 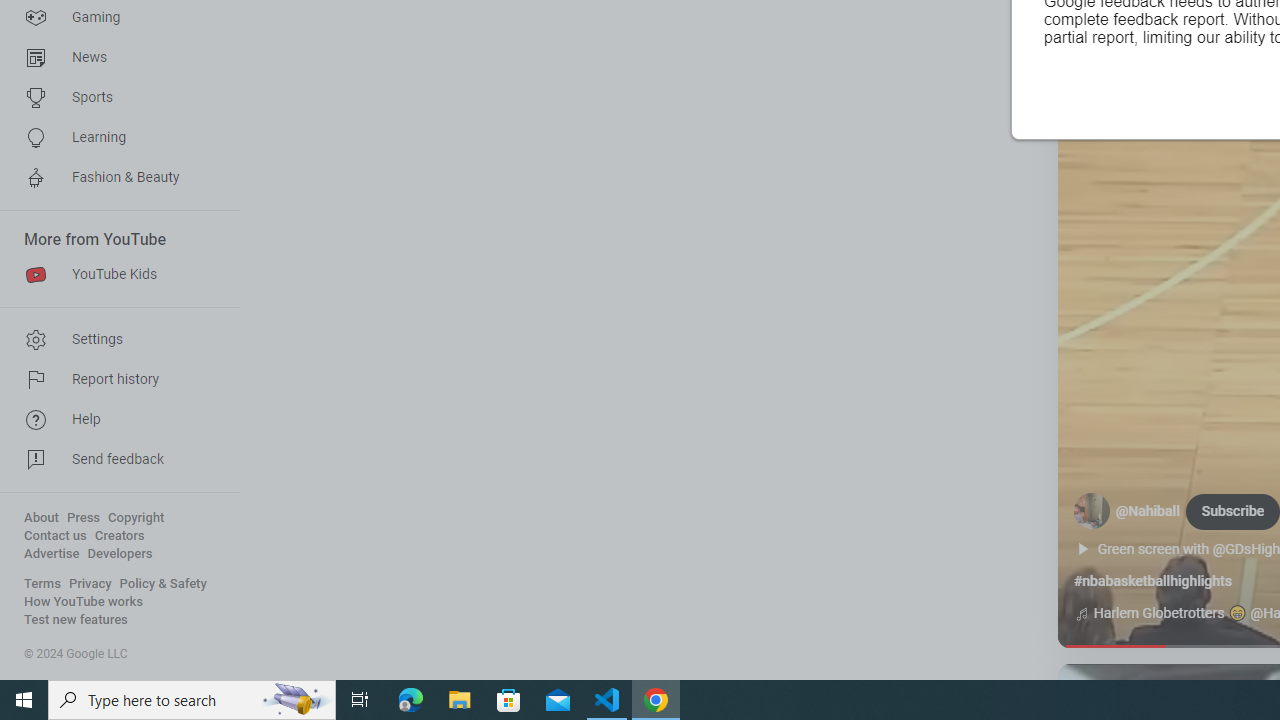 What do you see at coordinates (51, 554) in the screenshot?
I see `'Advertise'` at bounding box center [51, 554].